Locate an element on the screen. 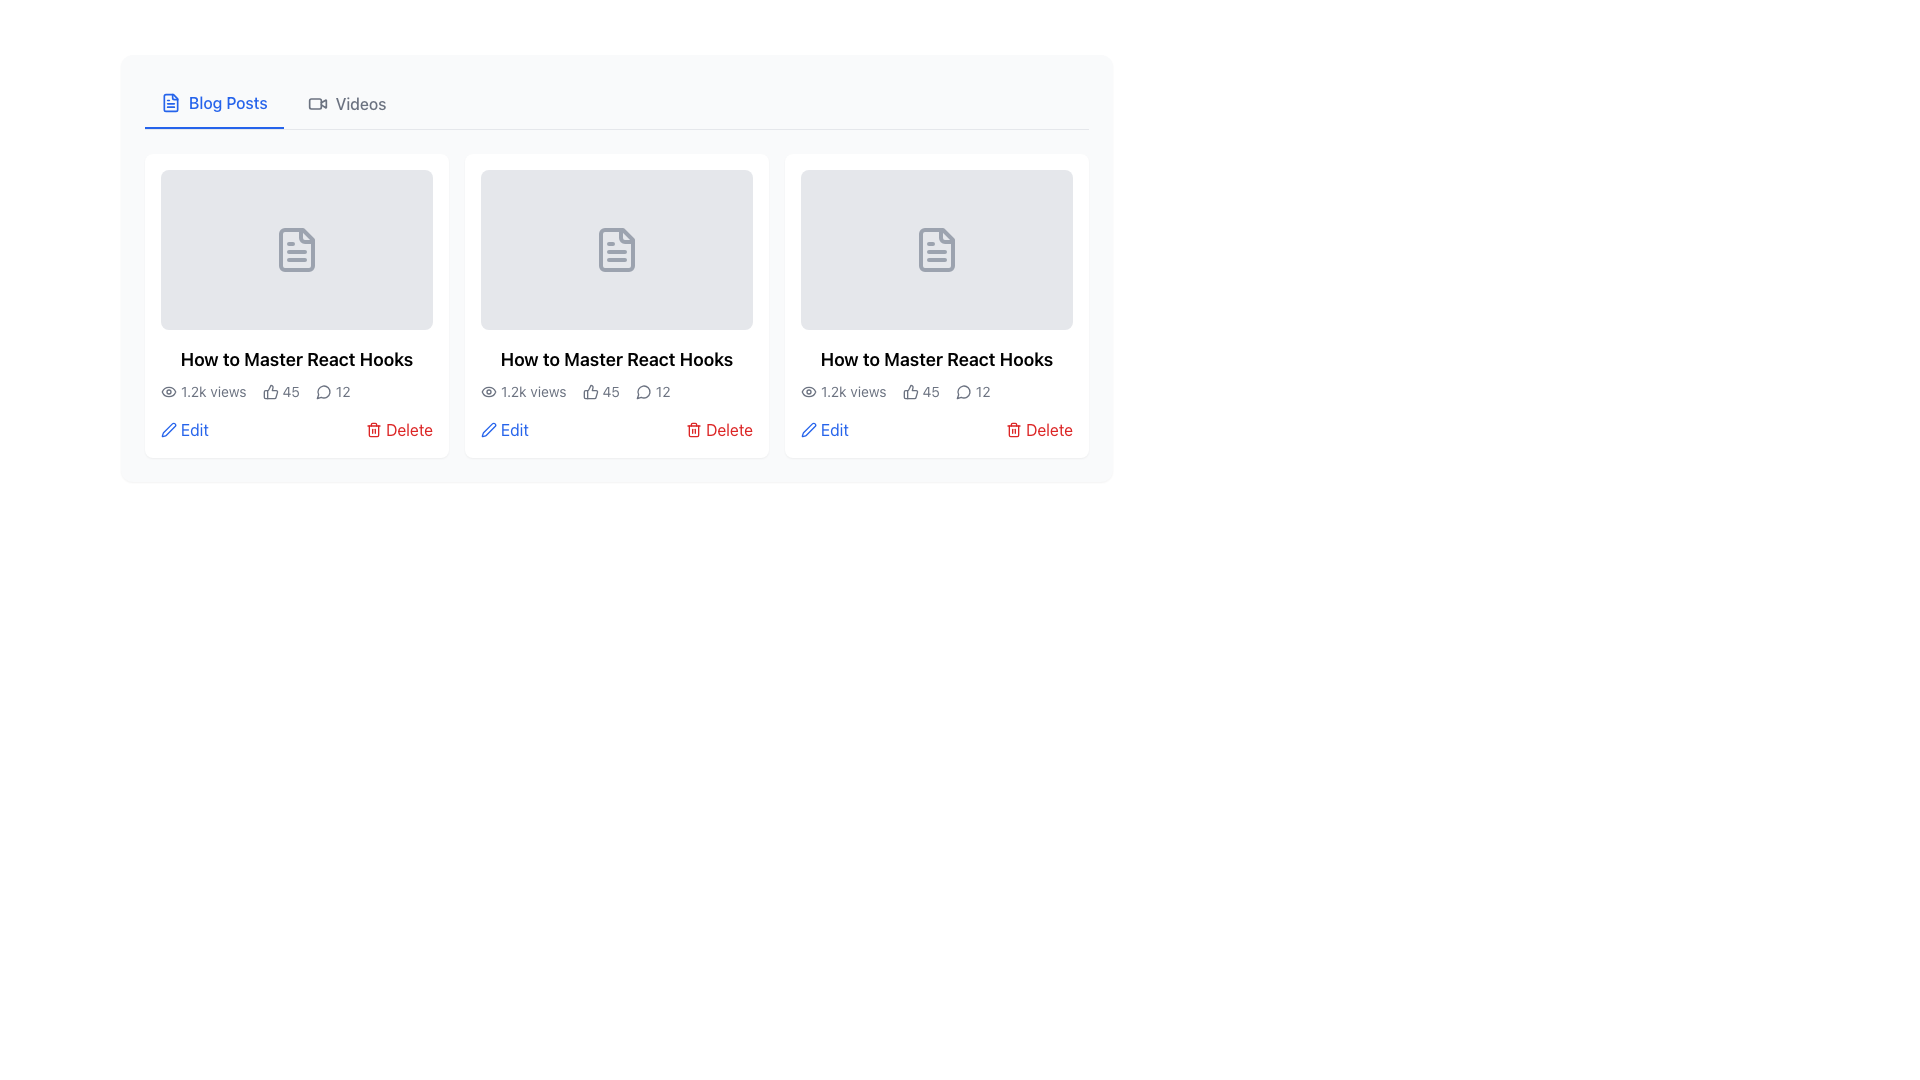  the small pen icon located within the 'Edit' button, which is positioned below the thumbnail image and textual metadata of the third post is located at coordinates (809, 428).